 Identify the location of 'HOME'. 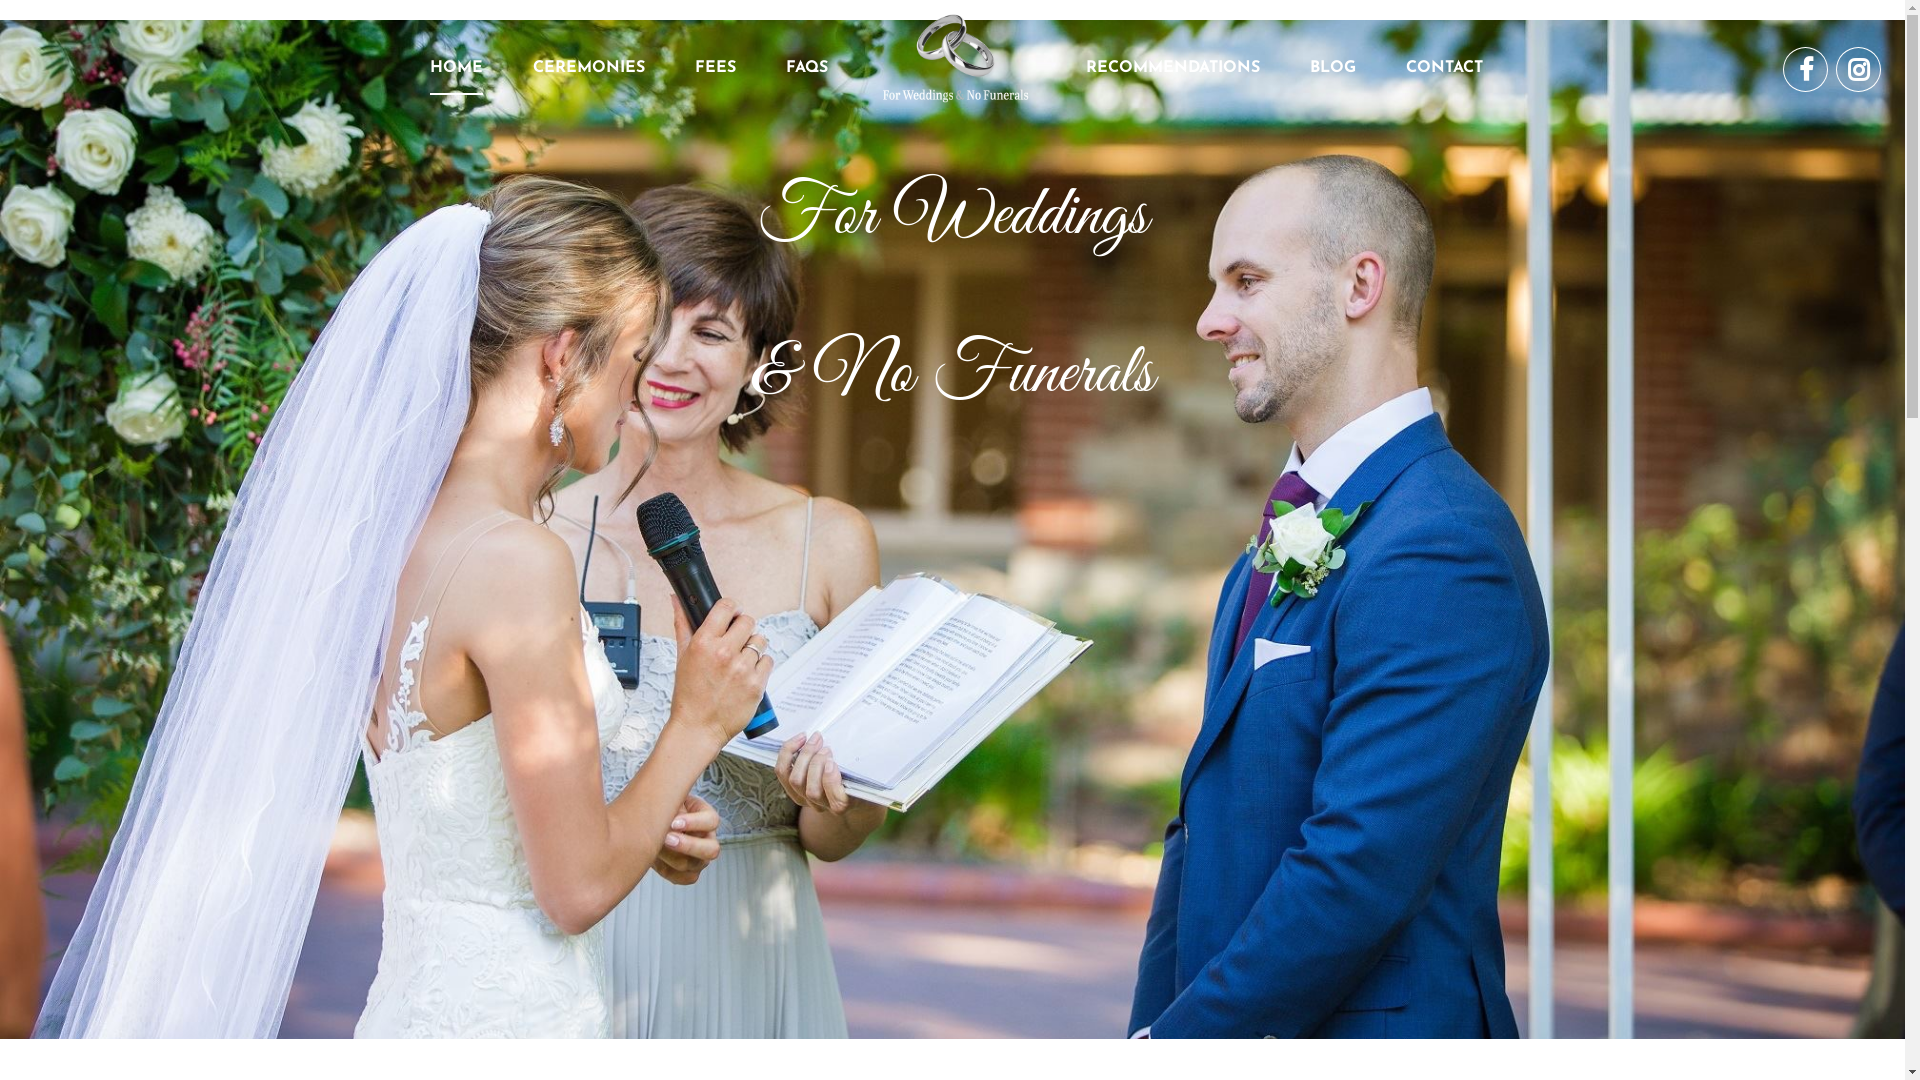
(429, 68).